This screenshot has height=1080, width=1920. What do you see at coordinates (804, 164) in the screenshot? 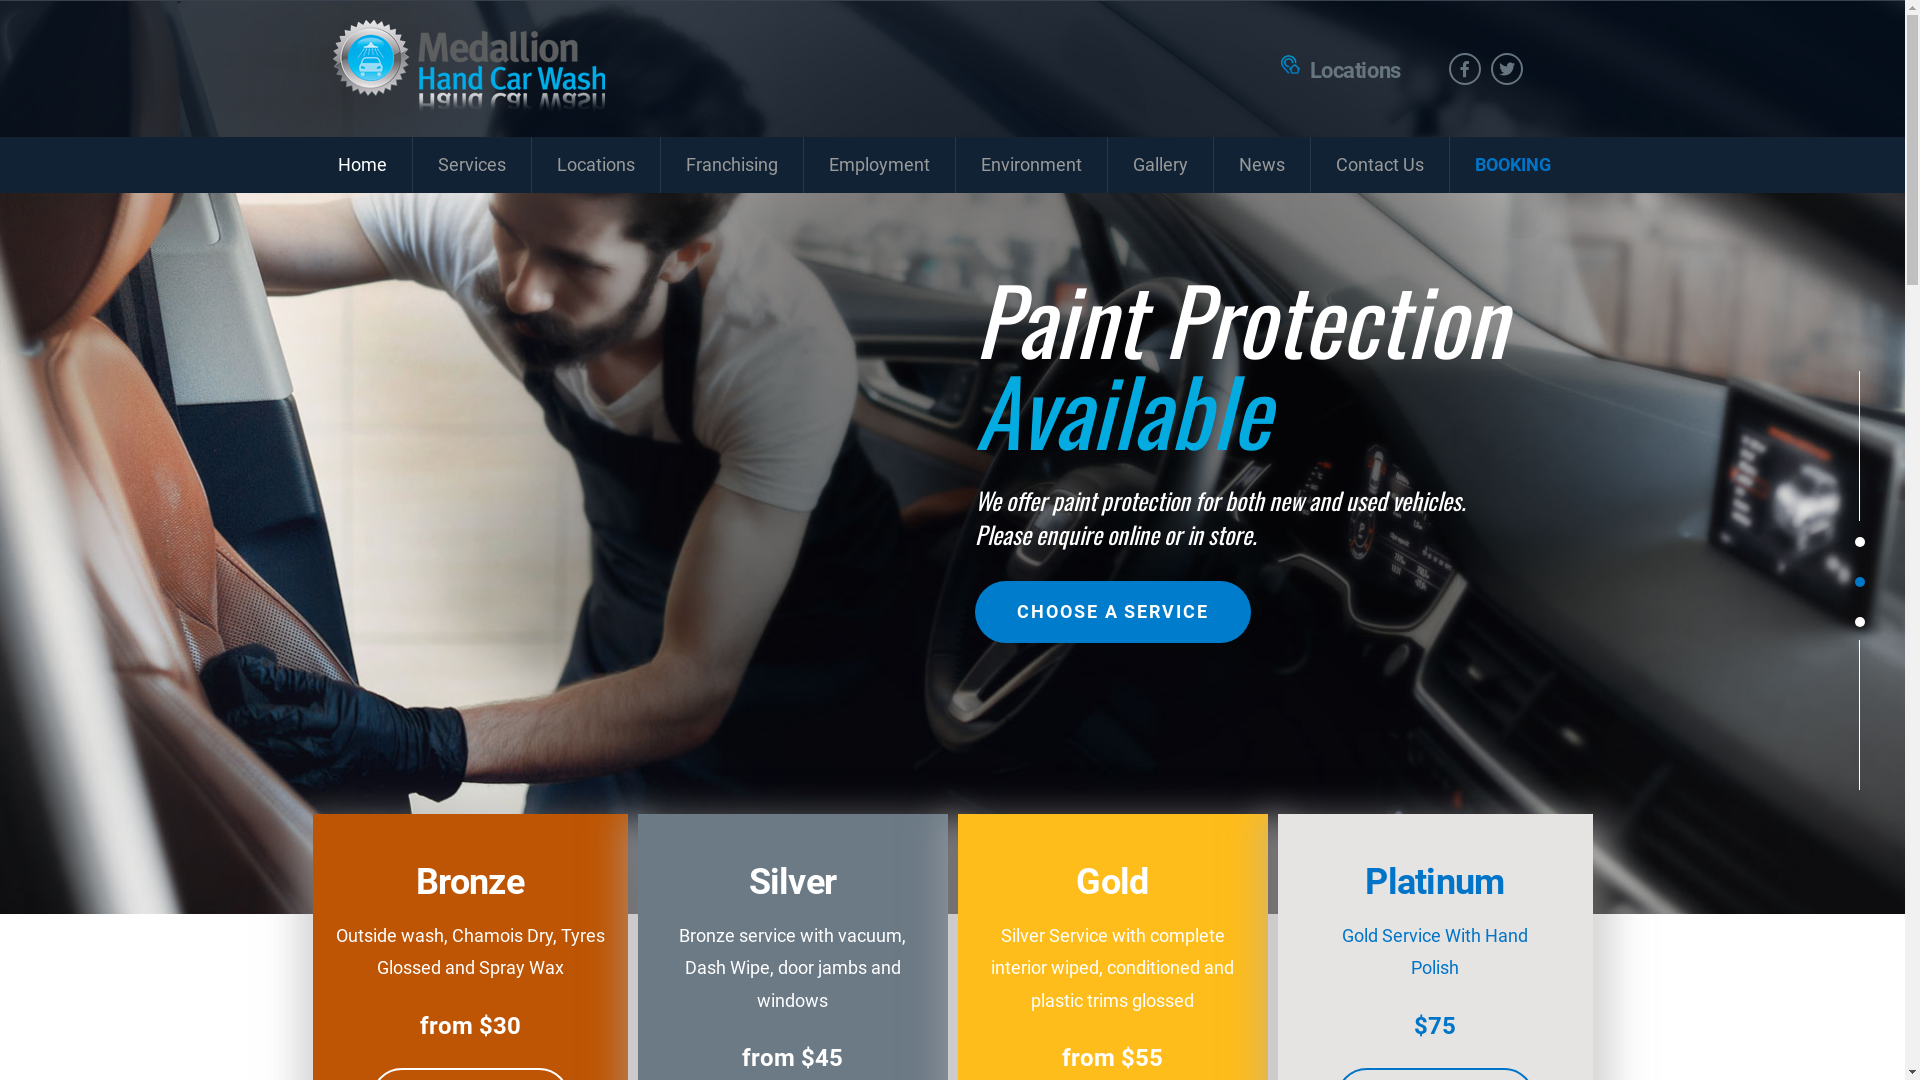
I see `'Employment'` at bounding box center [804, 164].